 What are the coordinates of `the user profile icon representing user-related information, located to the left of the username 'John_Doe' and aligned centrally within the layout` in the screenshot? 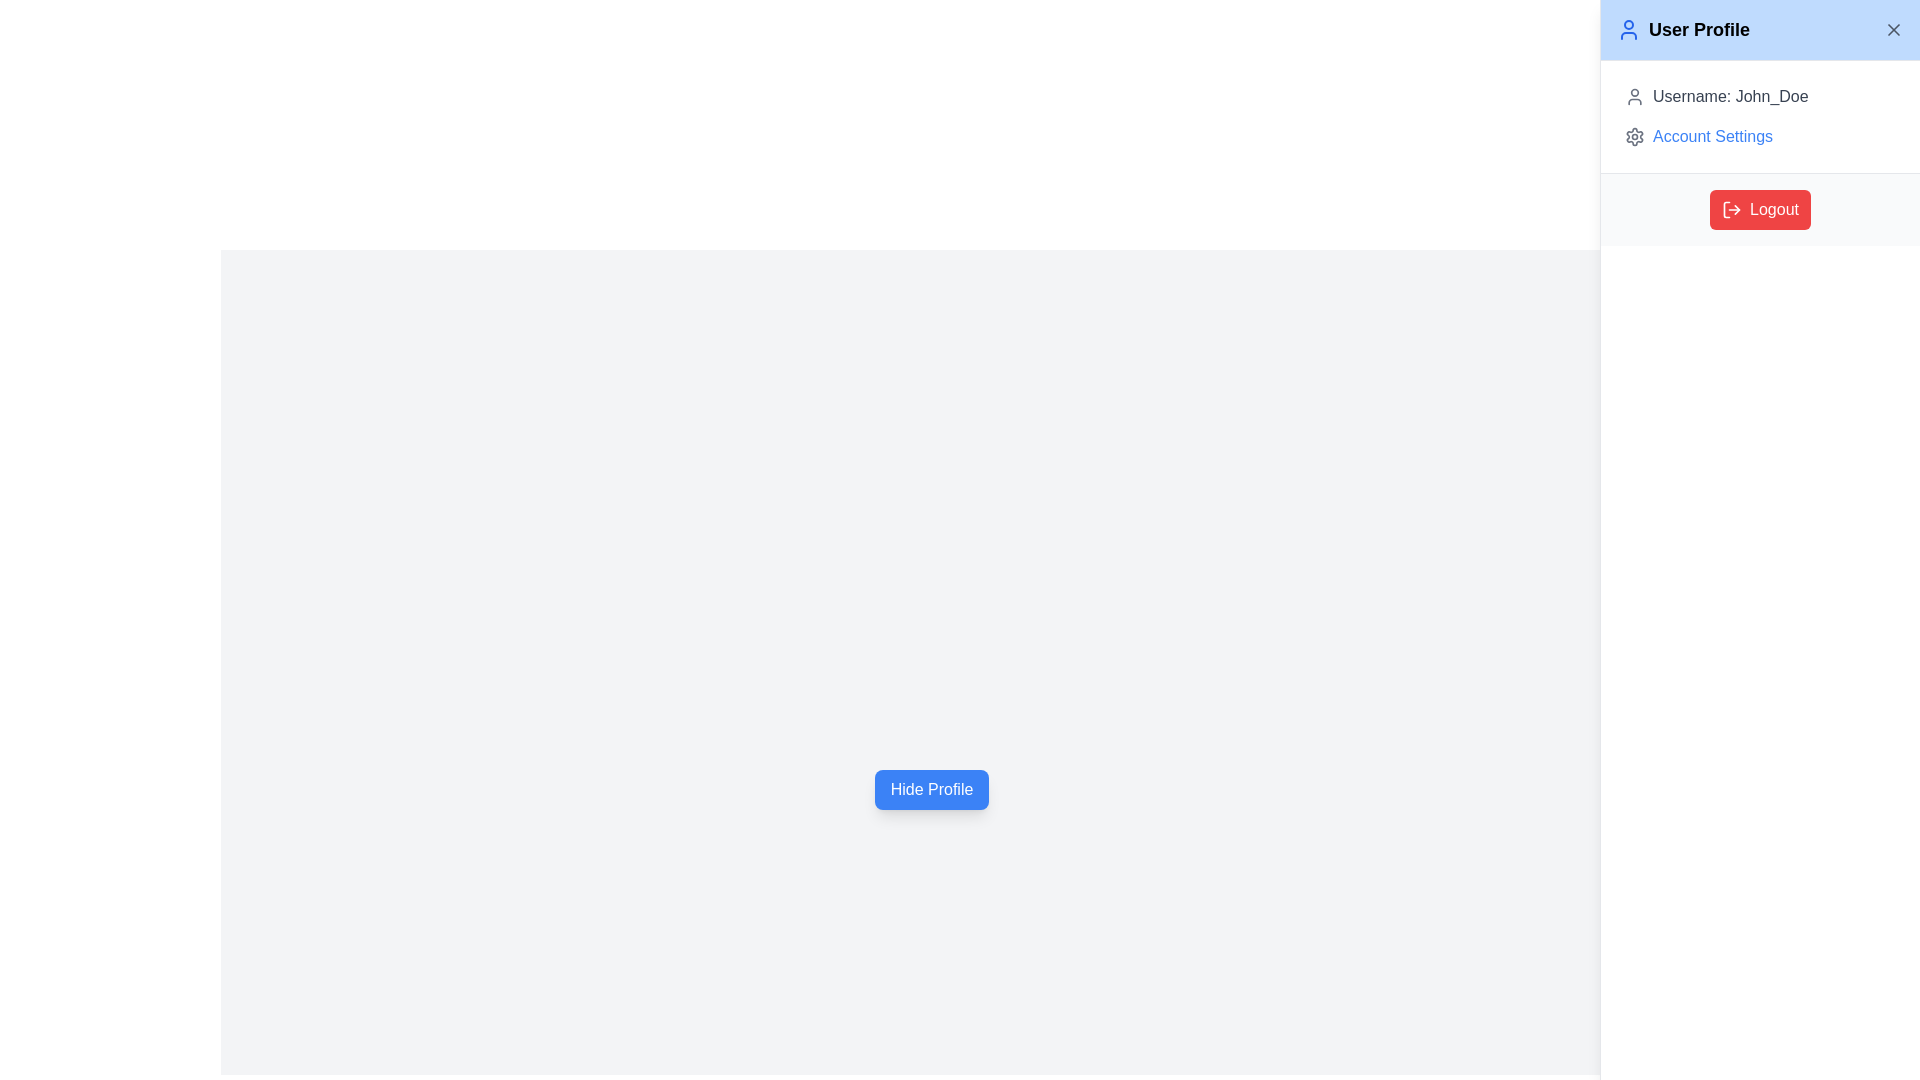 It's located at (1635, 96).